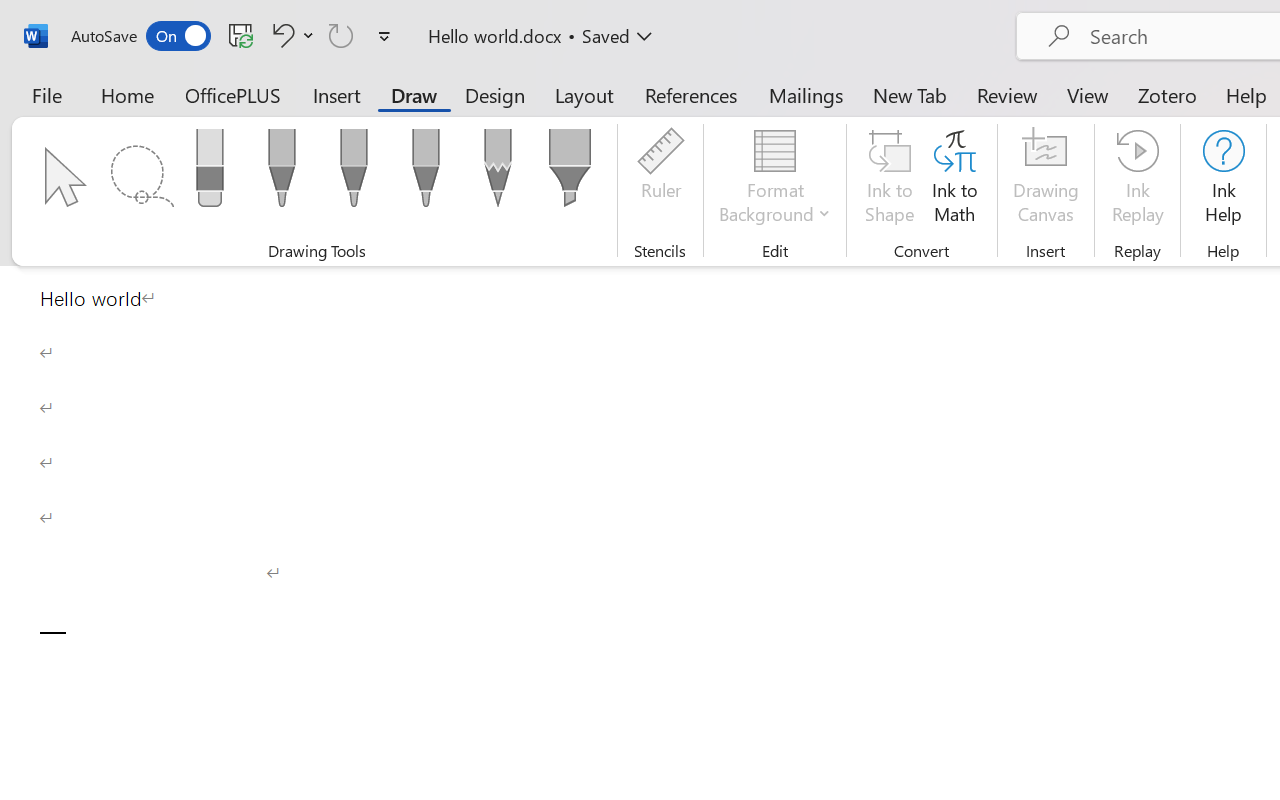 This screenshot has height=800, width=1280. What do you see at coordinates (909, 94) in the screenshot?
I see `'New Tab'` at bounding box center [909, 94].